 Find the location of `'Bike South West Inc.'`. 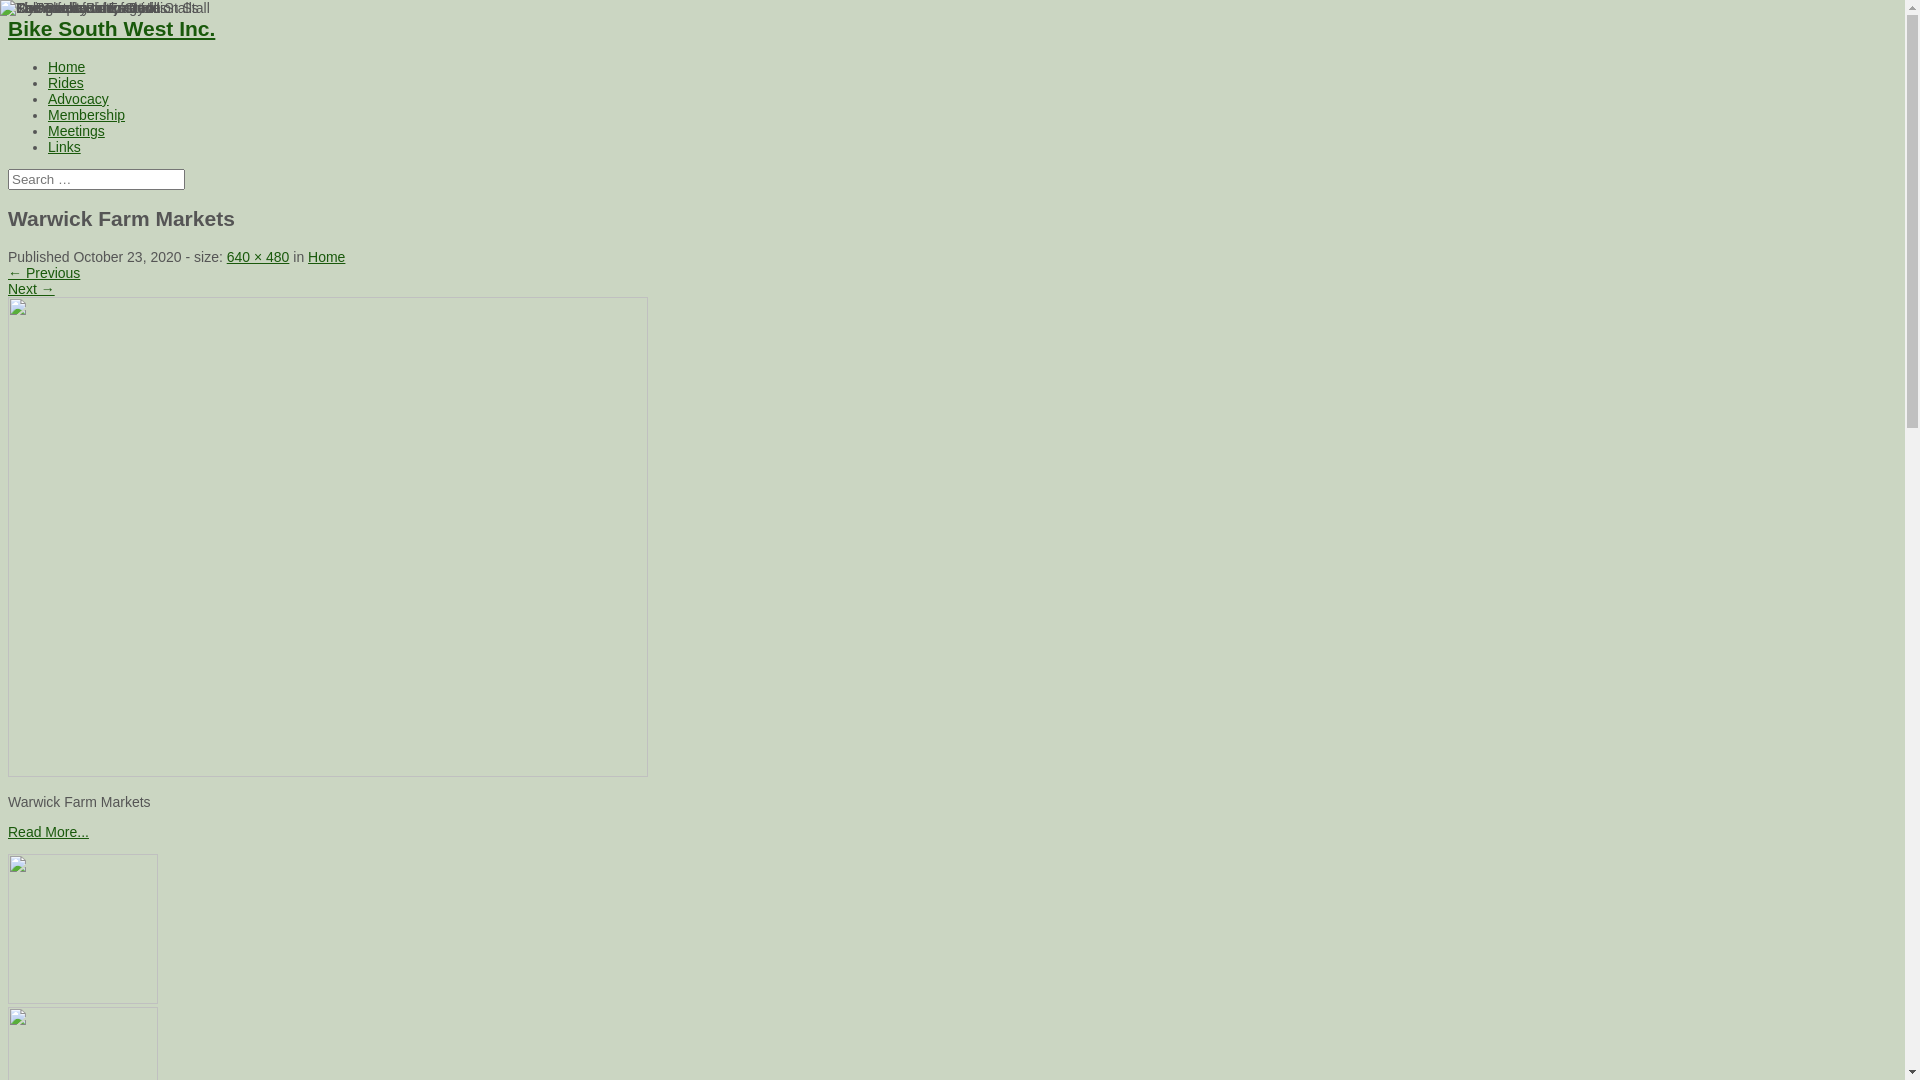

'Bike South West Inc.' is located at coordinates (110, 28).